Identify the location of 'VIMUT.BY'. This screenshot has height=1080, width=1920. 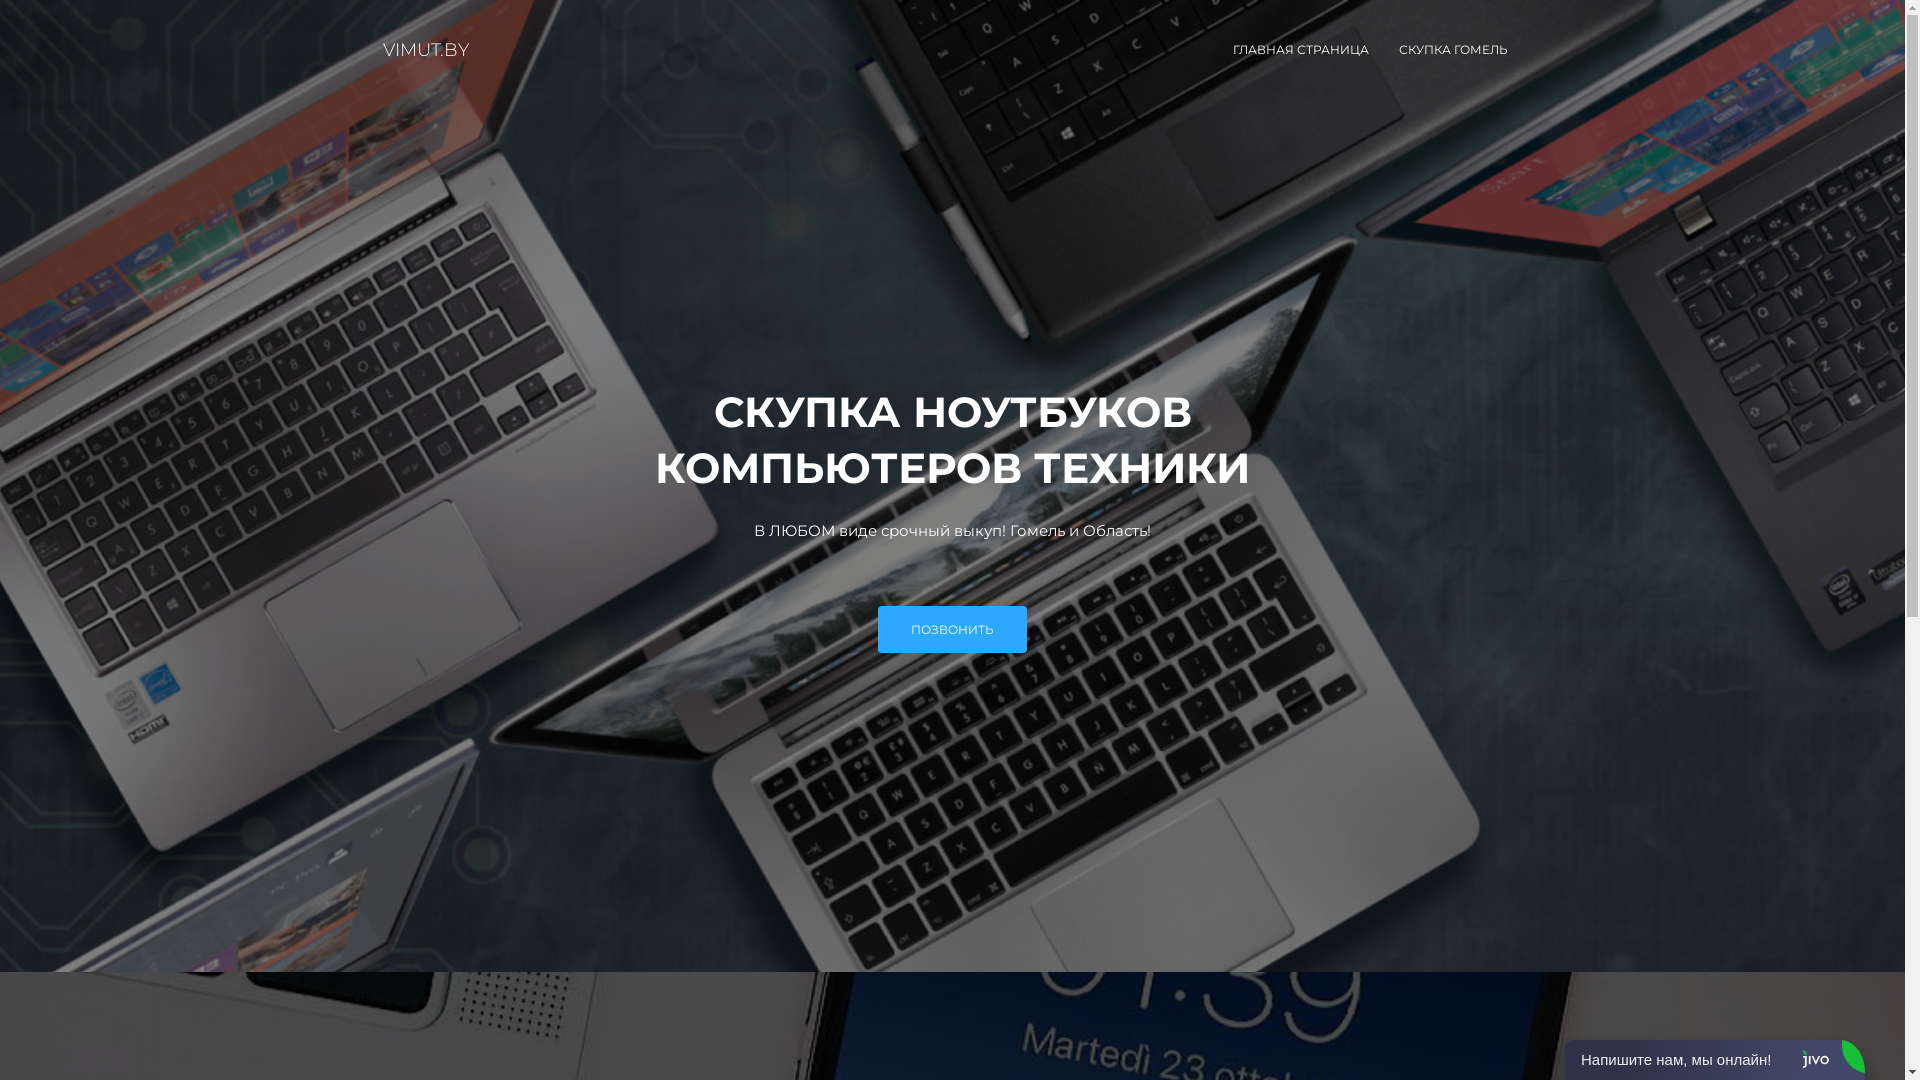
(425, 49).